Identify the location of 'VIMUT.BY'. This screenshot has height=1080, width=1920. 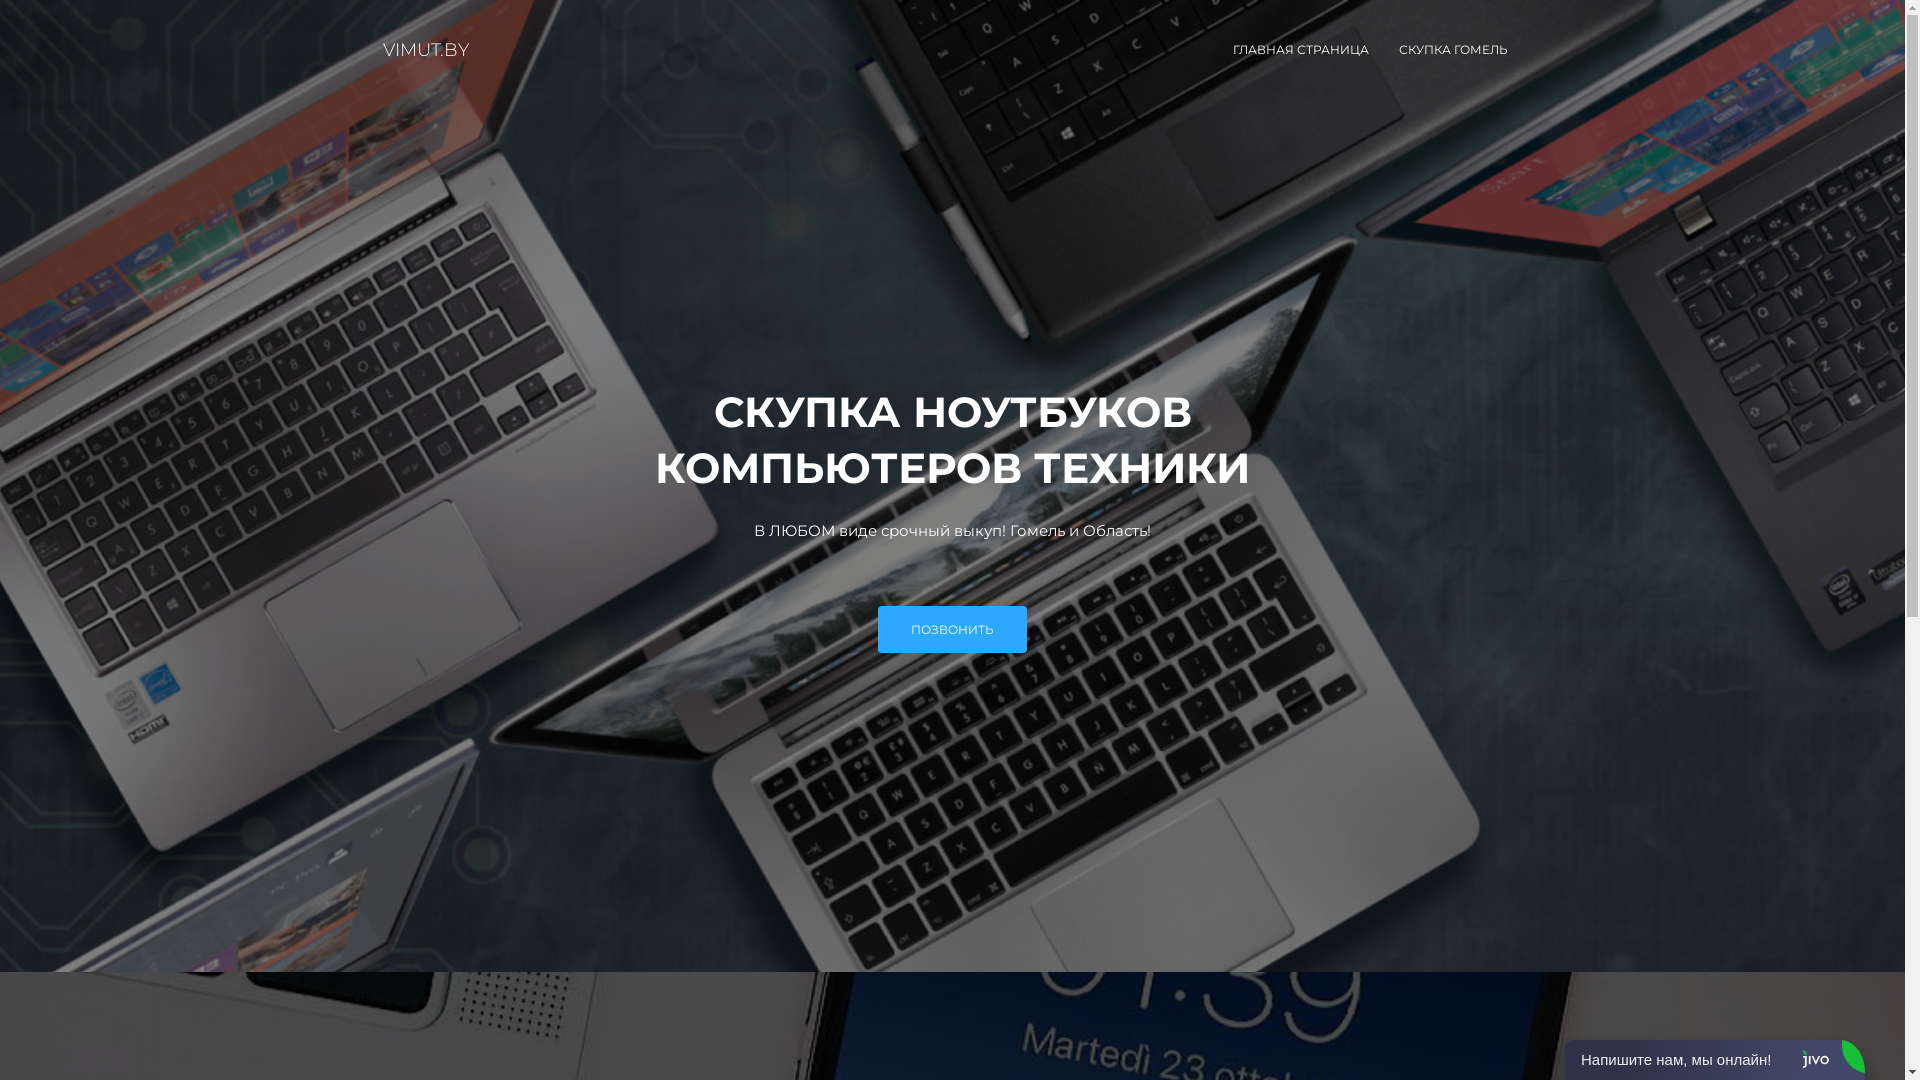
(425, 49).